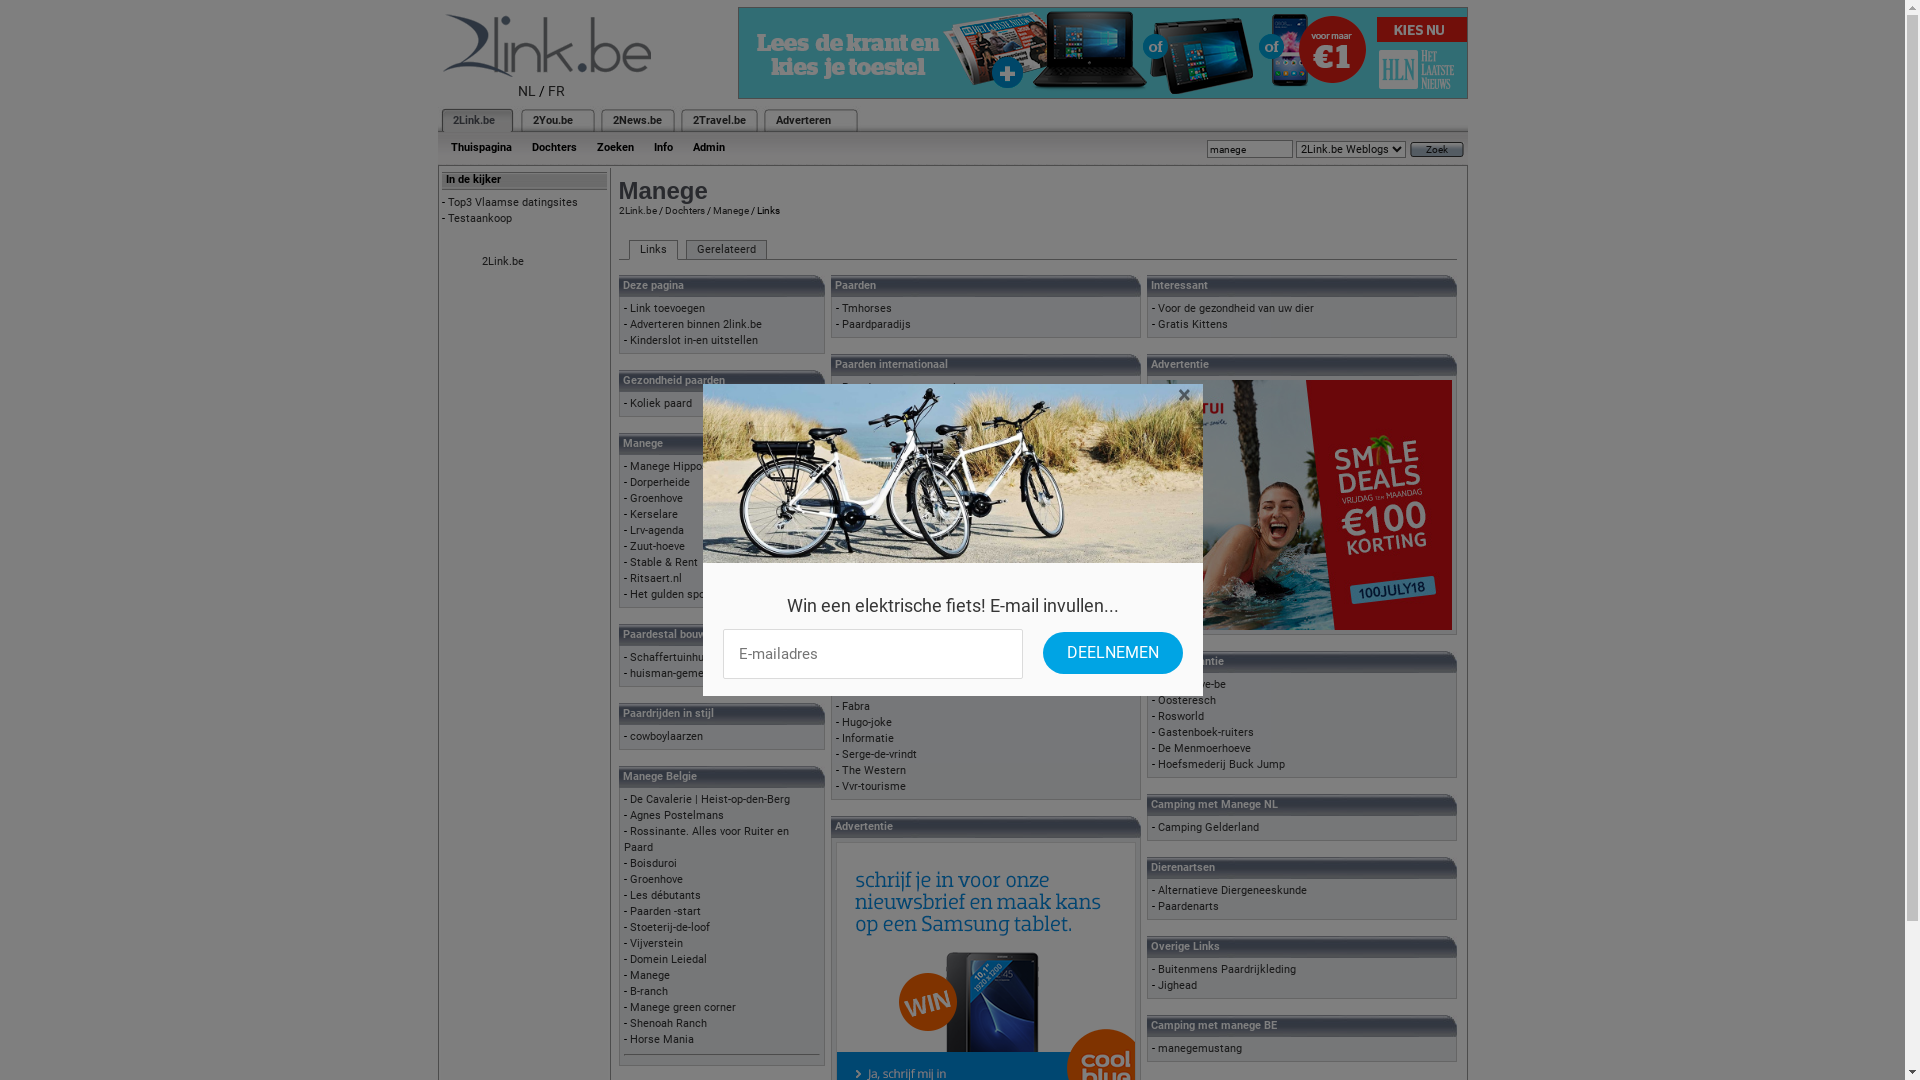  I want to click on 'FR', so click(547, 91).